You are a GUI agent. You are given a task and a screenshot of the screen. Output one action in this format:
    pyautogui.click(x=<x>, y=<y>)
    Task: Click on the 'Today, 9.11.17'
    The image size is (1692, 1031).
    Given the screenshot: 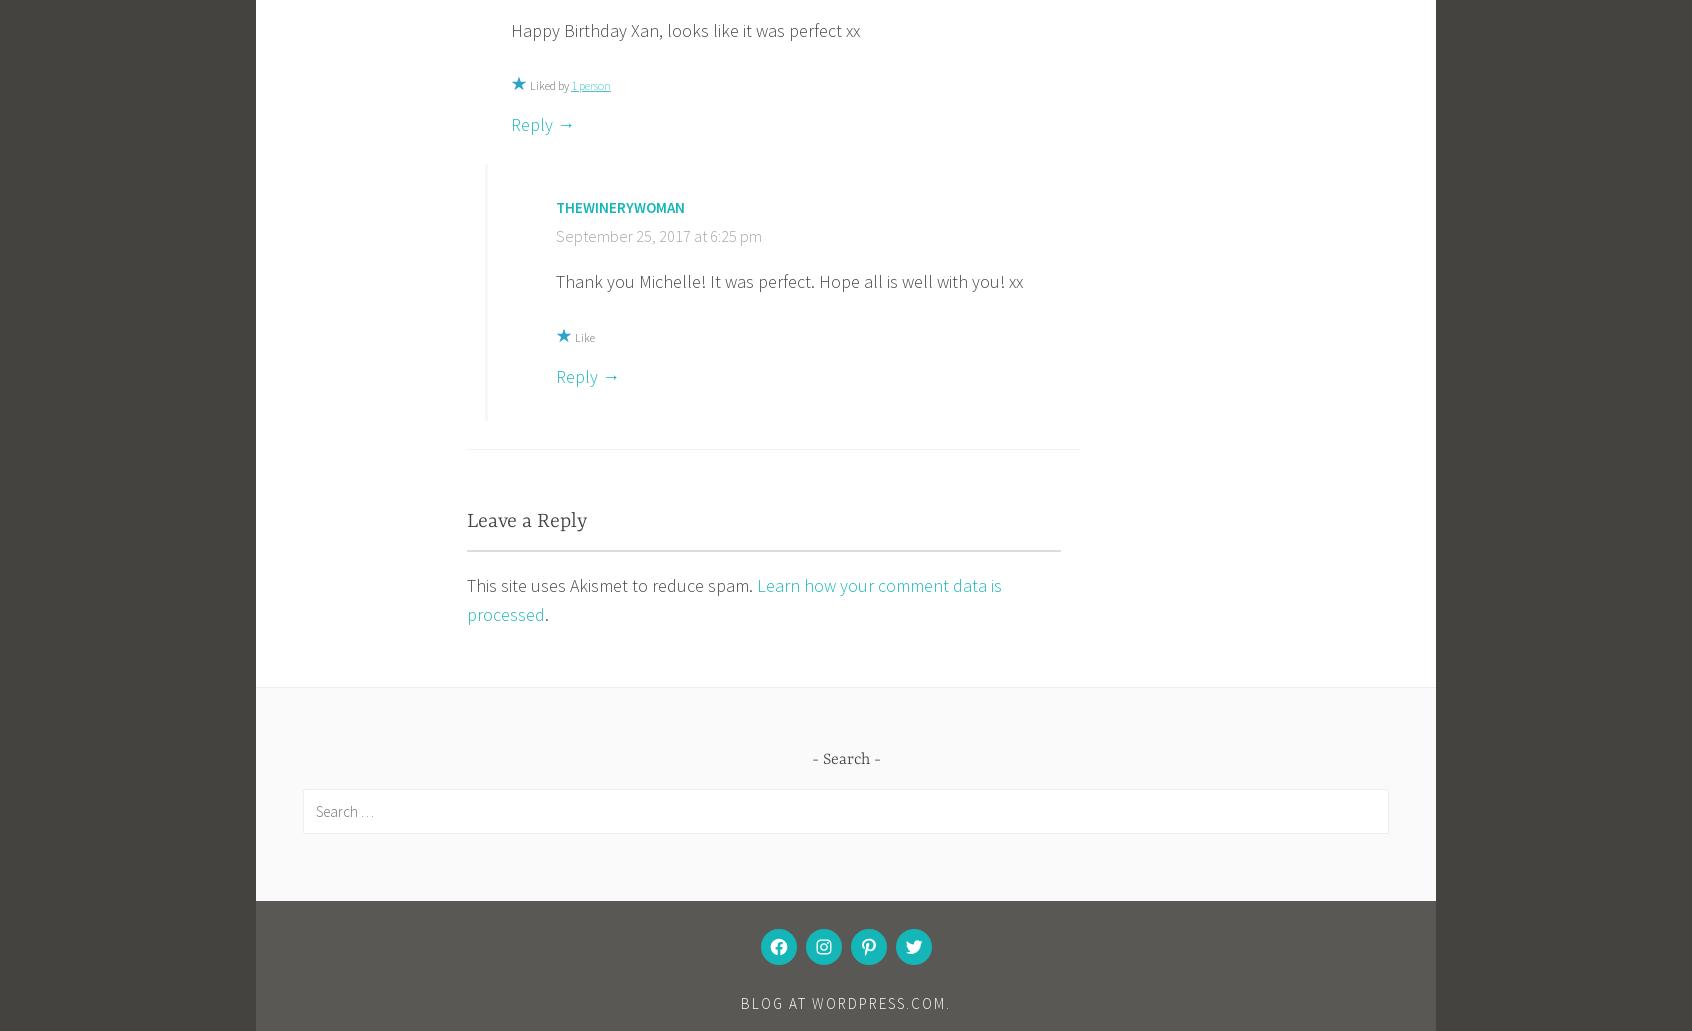 What is the action you would take?
    pyautogui.click(x=513, y=872)
    